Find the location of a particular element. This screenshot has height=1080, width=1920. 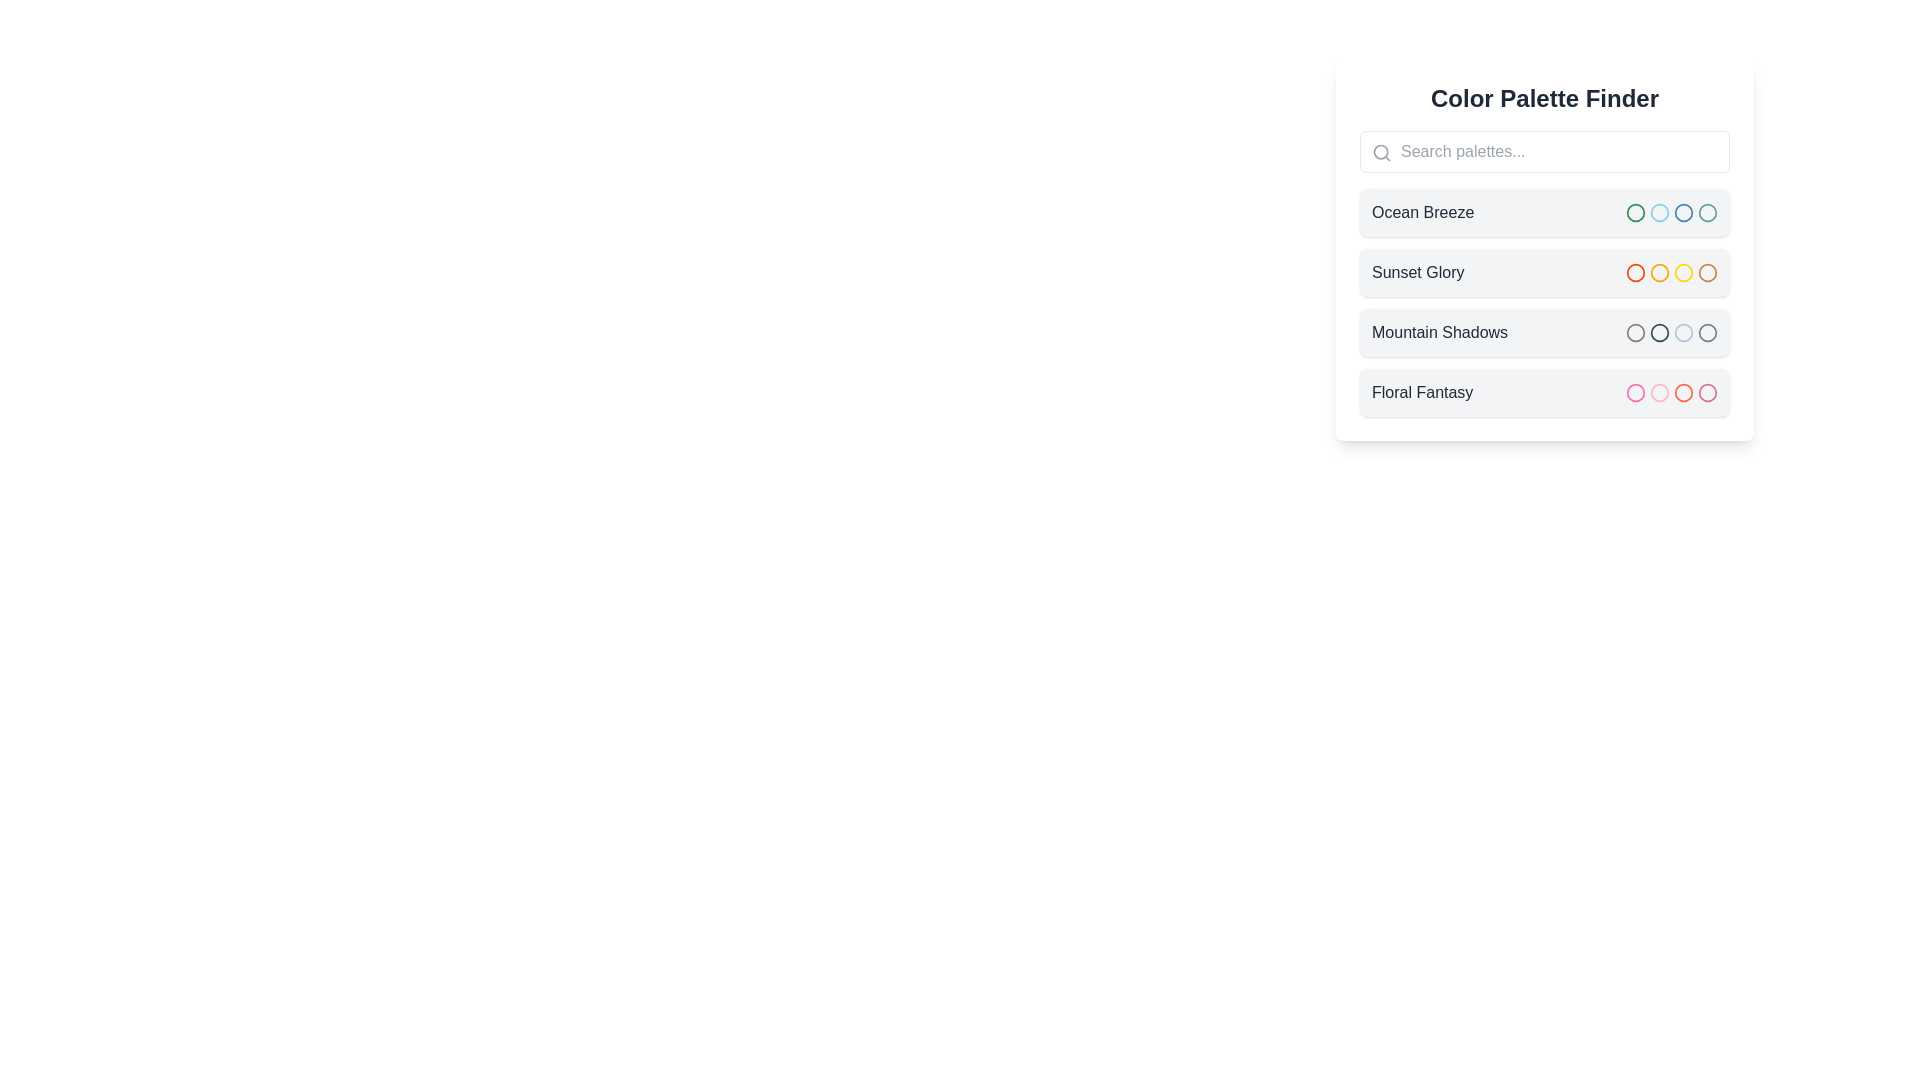

the second circular icon representing the 'Ocean Breeze' palette, located between the green and dark blue circles is located at coordinates (1660, 212).